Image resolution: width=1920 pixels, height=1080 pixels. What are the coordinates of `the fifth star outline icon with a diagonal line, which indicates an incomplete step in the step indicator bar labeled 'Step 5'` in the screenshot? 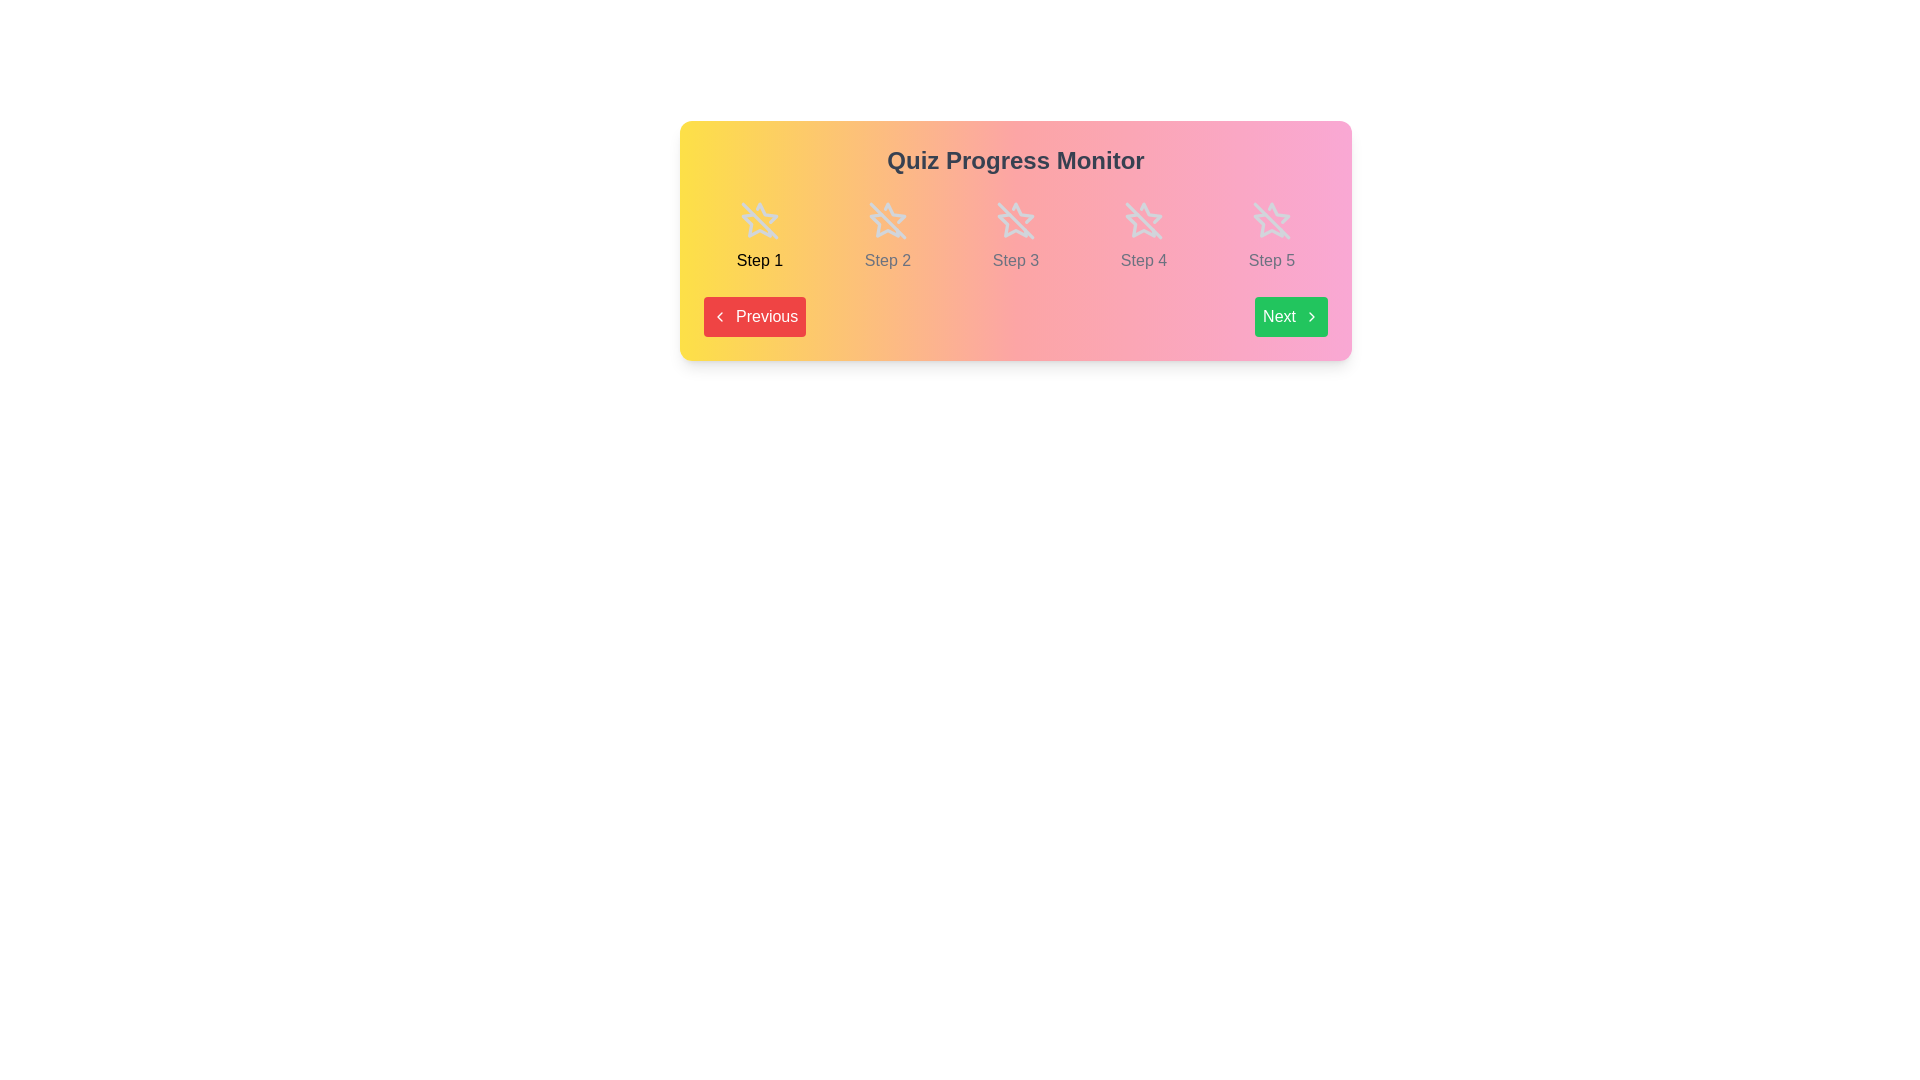 It's located at (1271, 220).